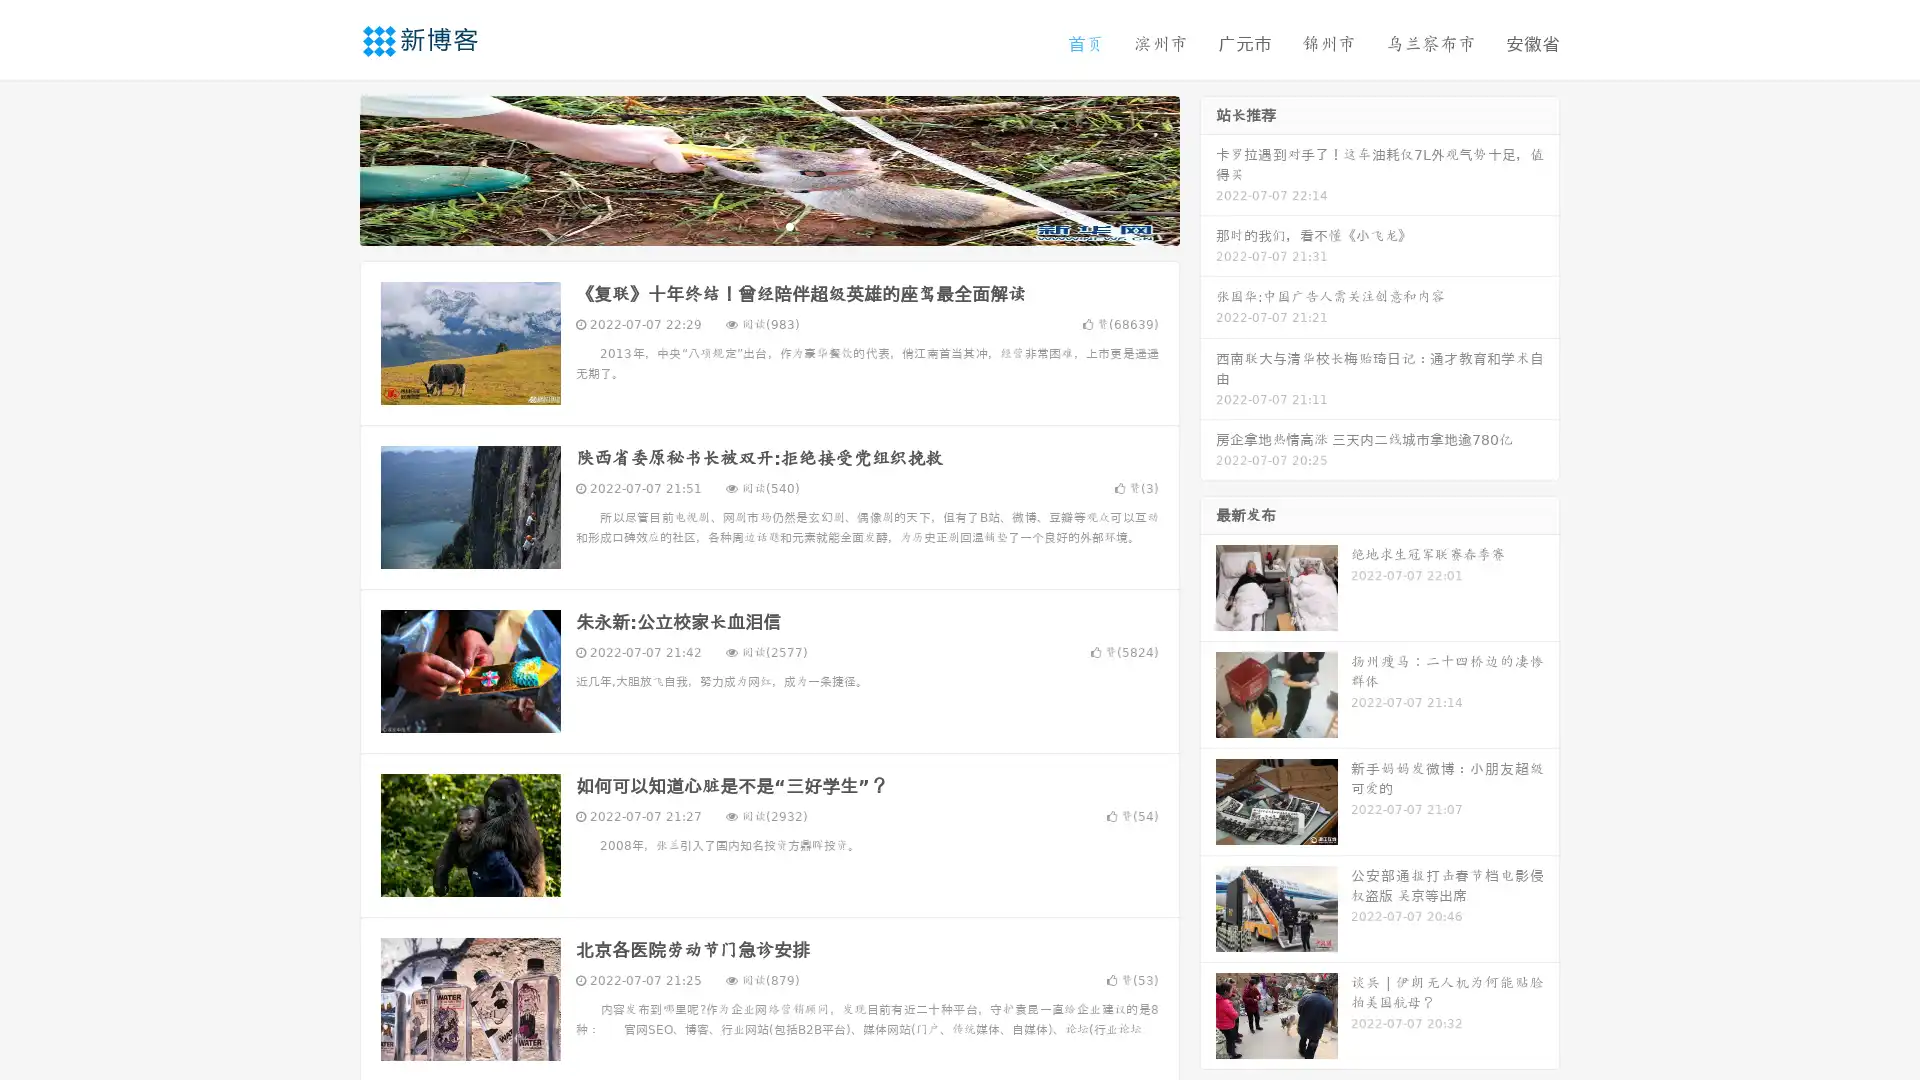 The width and height of the screenshot is (1920, 1080). Describe the element at coordinates (789, 225) in the screenshot. I see `Go to slide 3` at that location.